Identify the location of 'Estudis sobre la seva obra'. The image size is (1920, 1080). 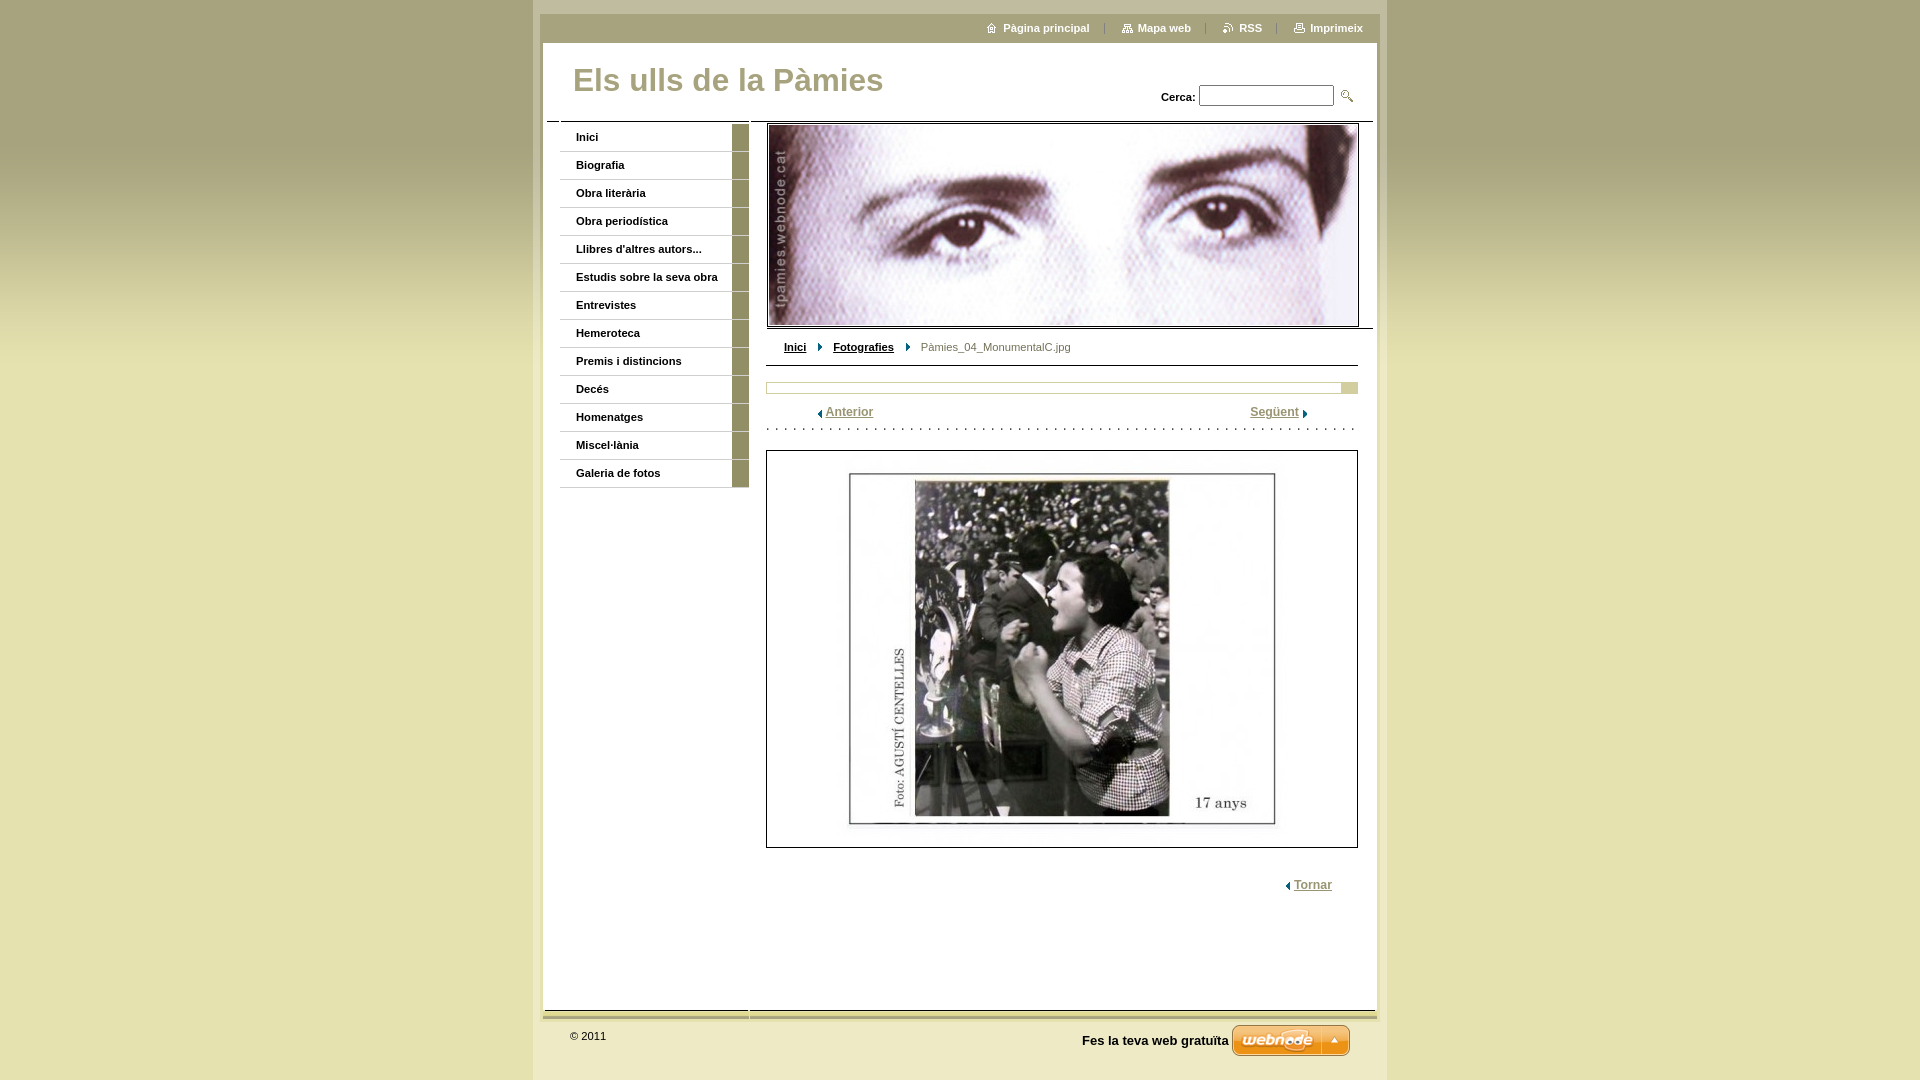
(646, 277).